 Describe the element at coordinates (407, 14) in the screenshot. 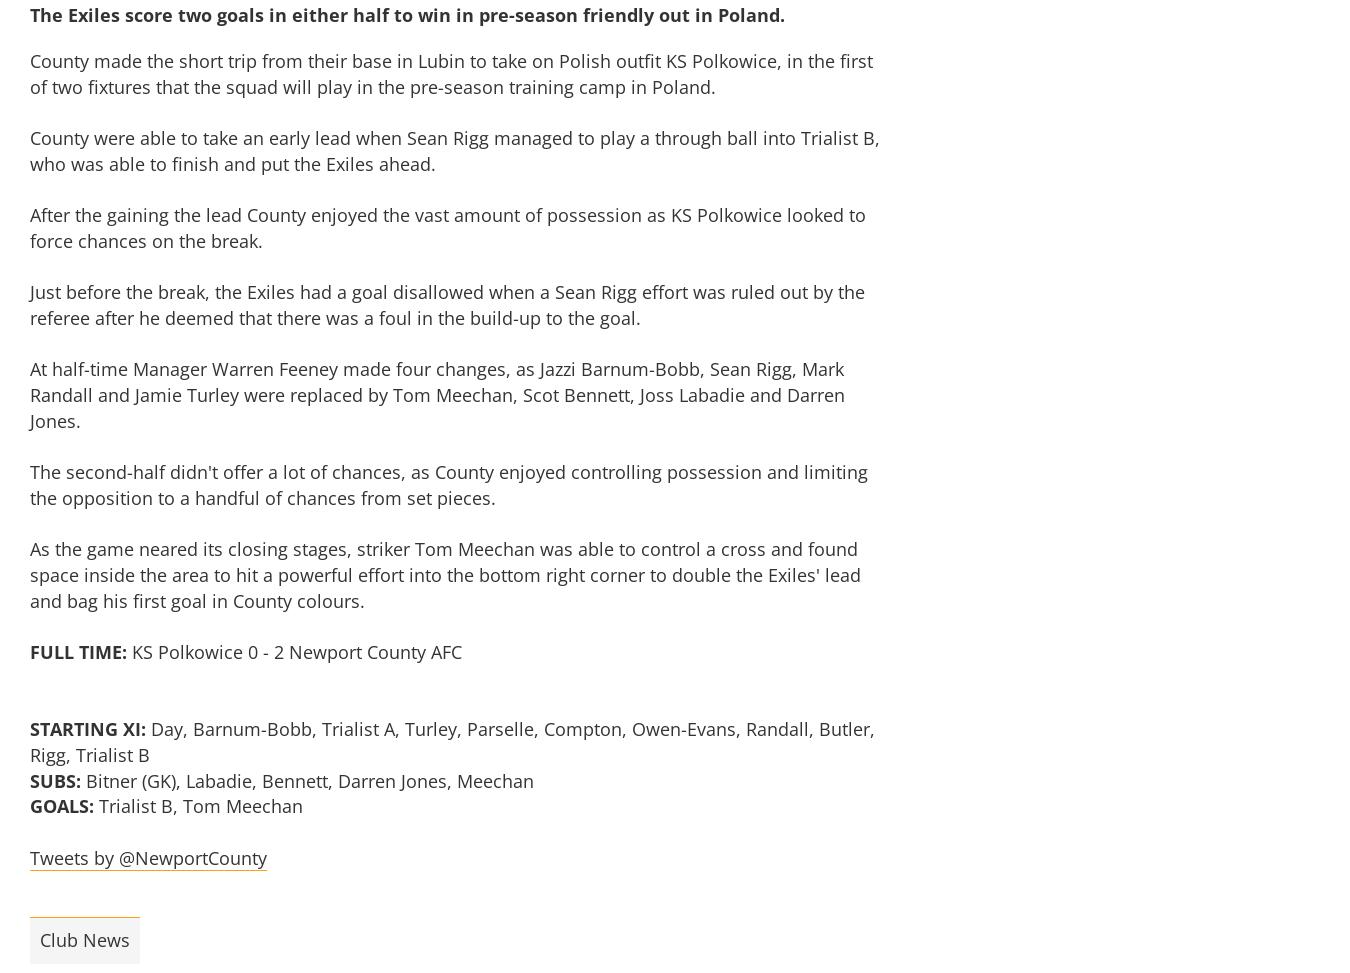

I see `'The Exiles score two goals in either half to win in pre-season friendly out in Poland.'` at that location.